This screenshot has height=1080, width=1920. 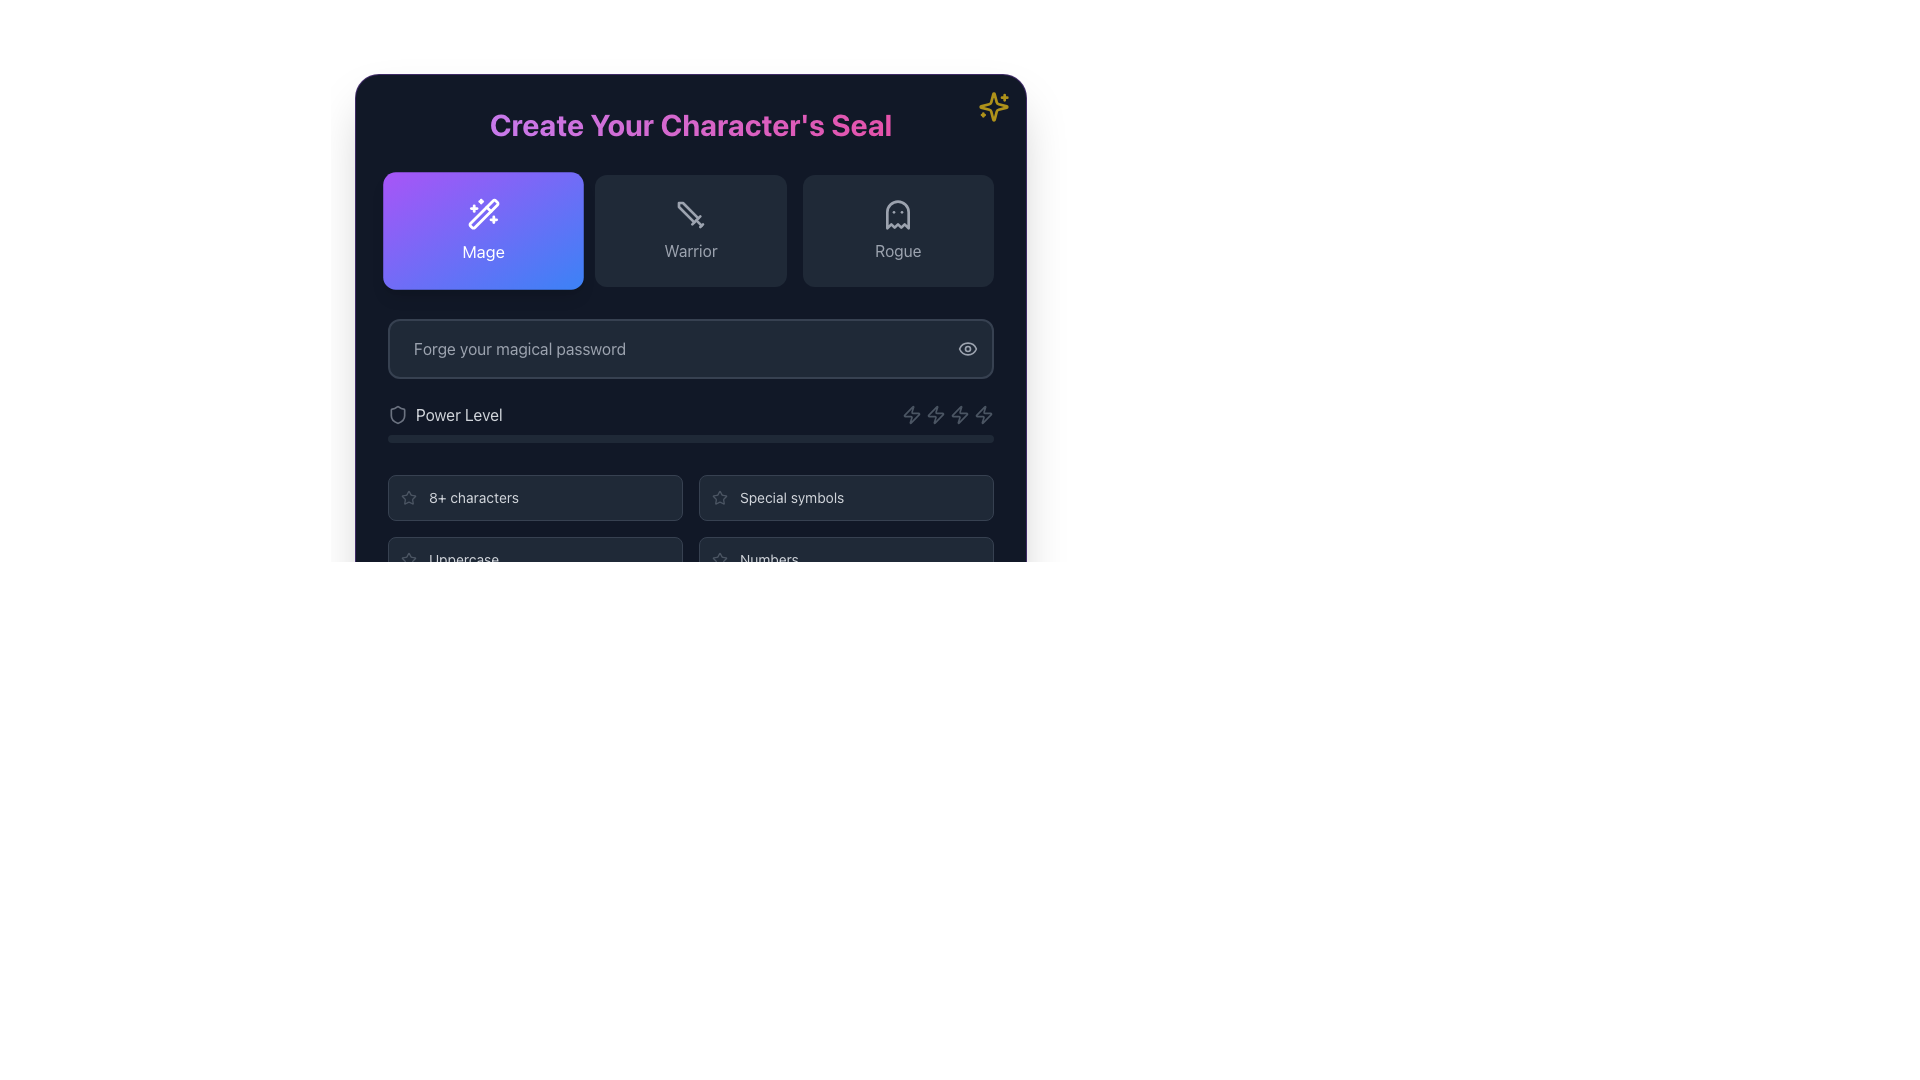 I want to click on the 'Rogue' button, which is a rectangular button with rounded corners, dark gray background, and a ghost icon at the top, so click(x=897, y=230).